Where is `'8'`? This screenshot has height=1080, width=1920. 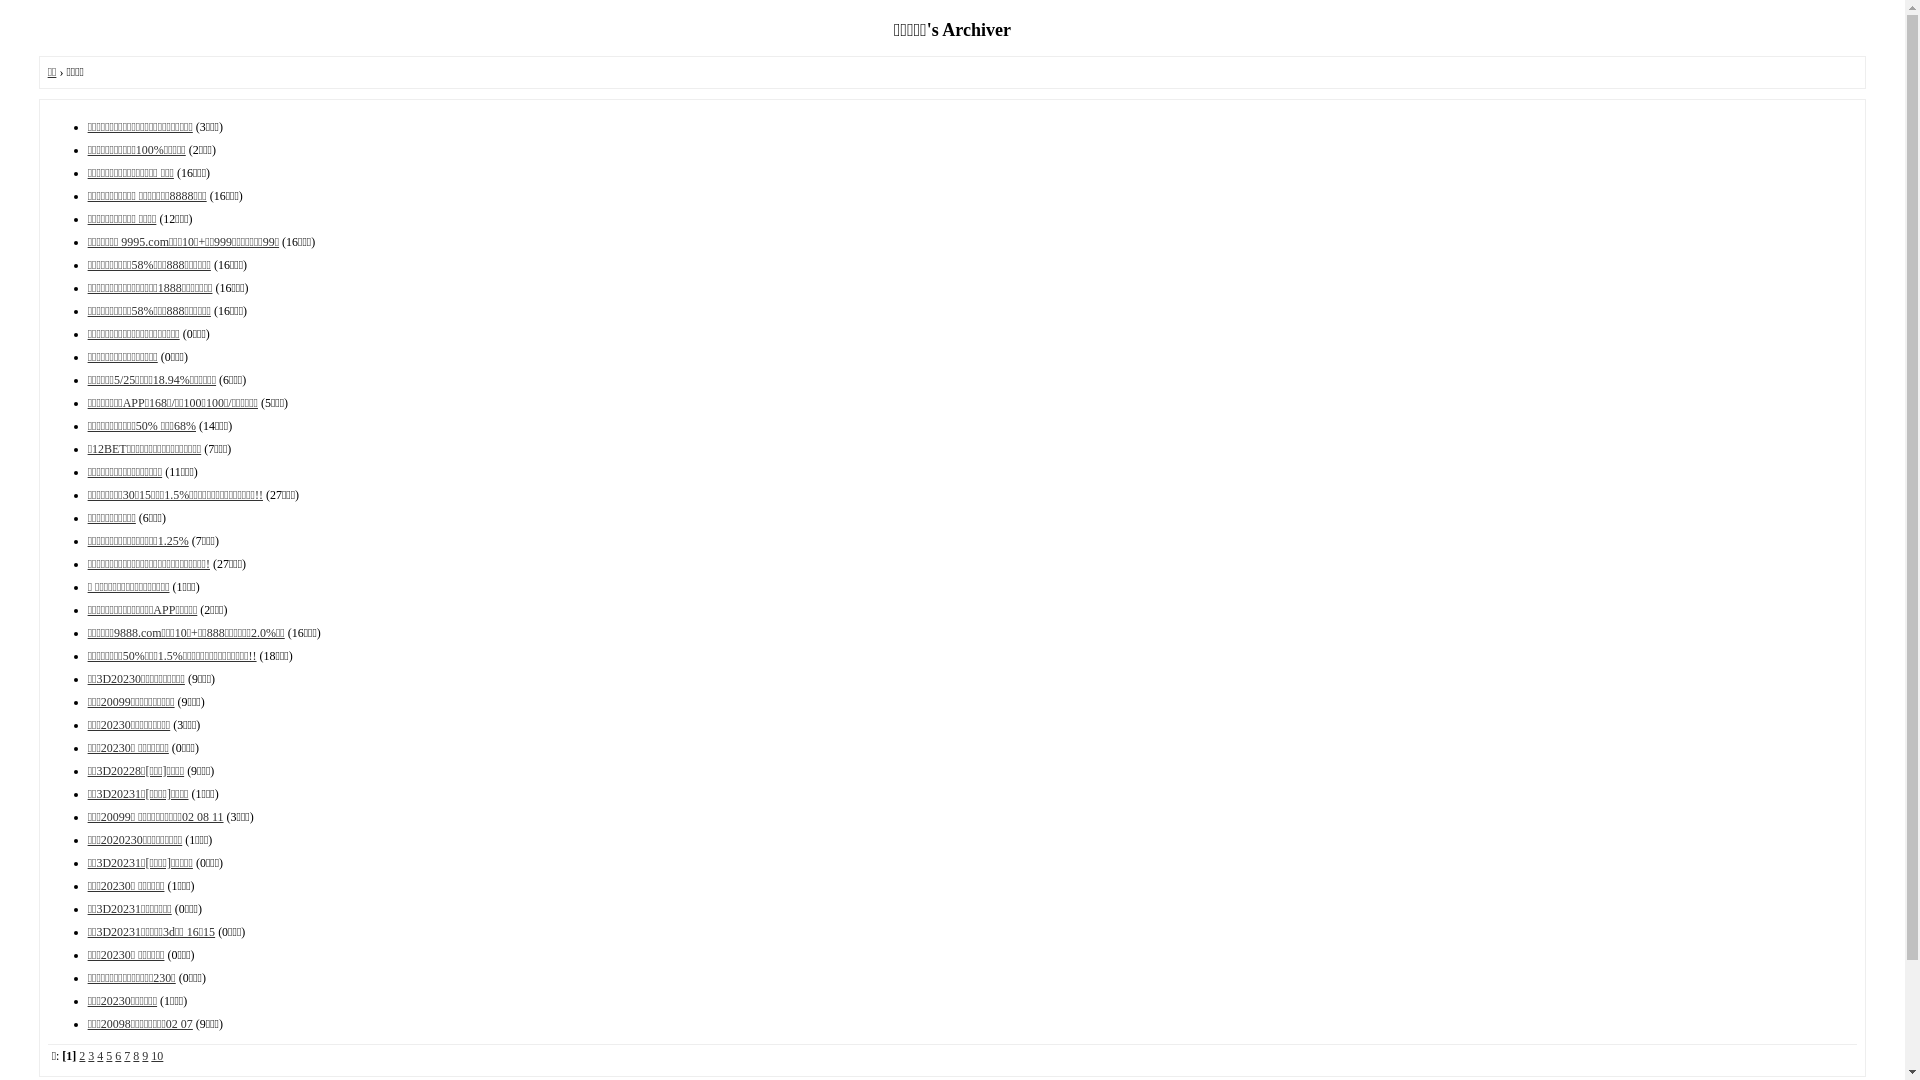 '8' is located at coordinates (134, 1055).